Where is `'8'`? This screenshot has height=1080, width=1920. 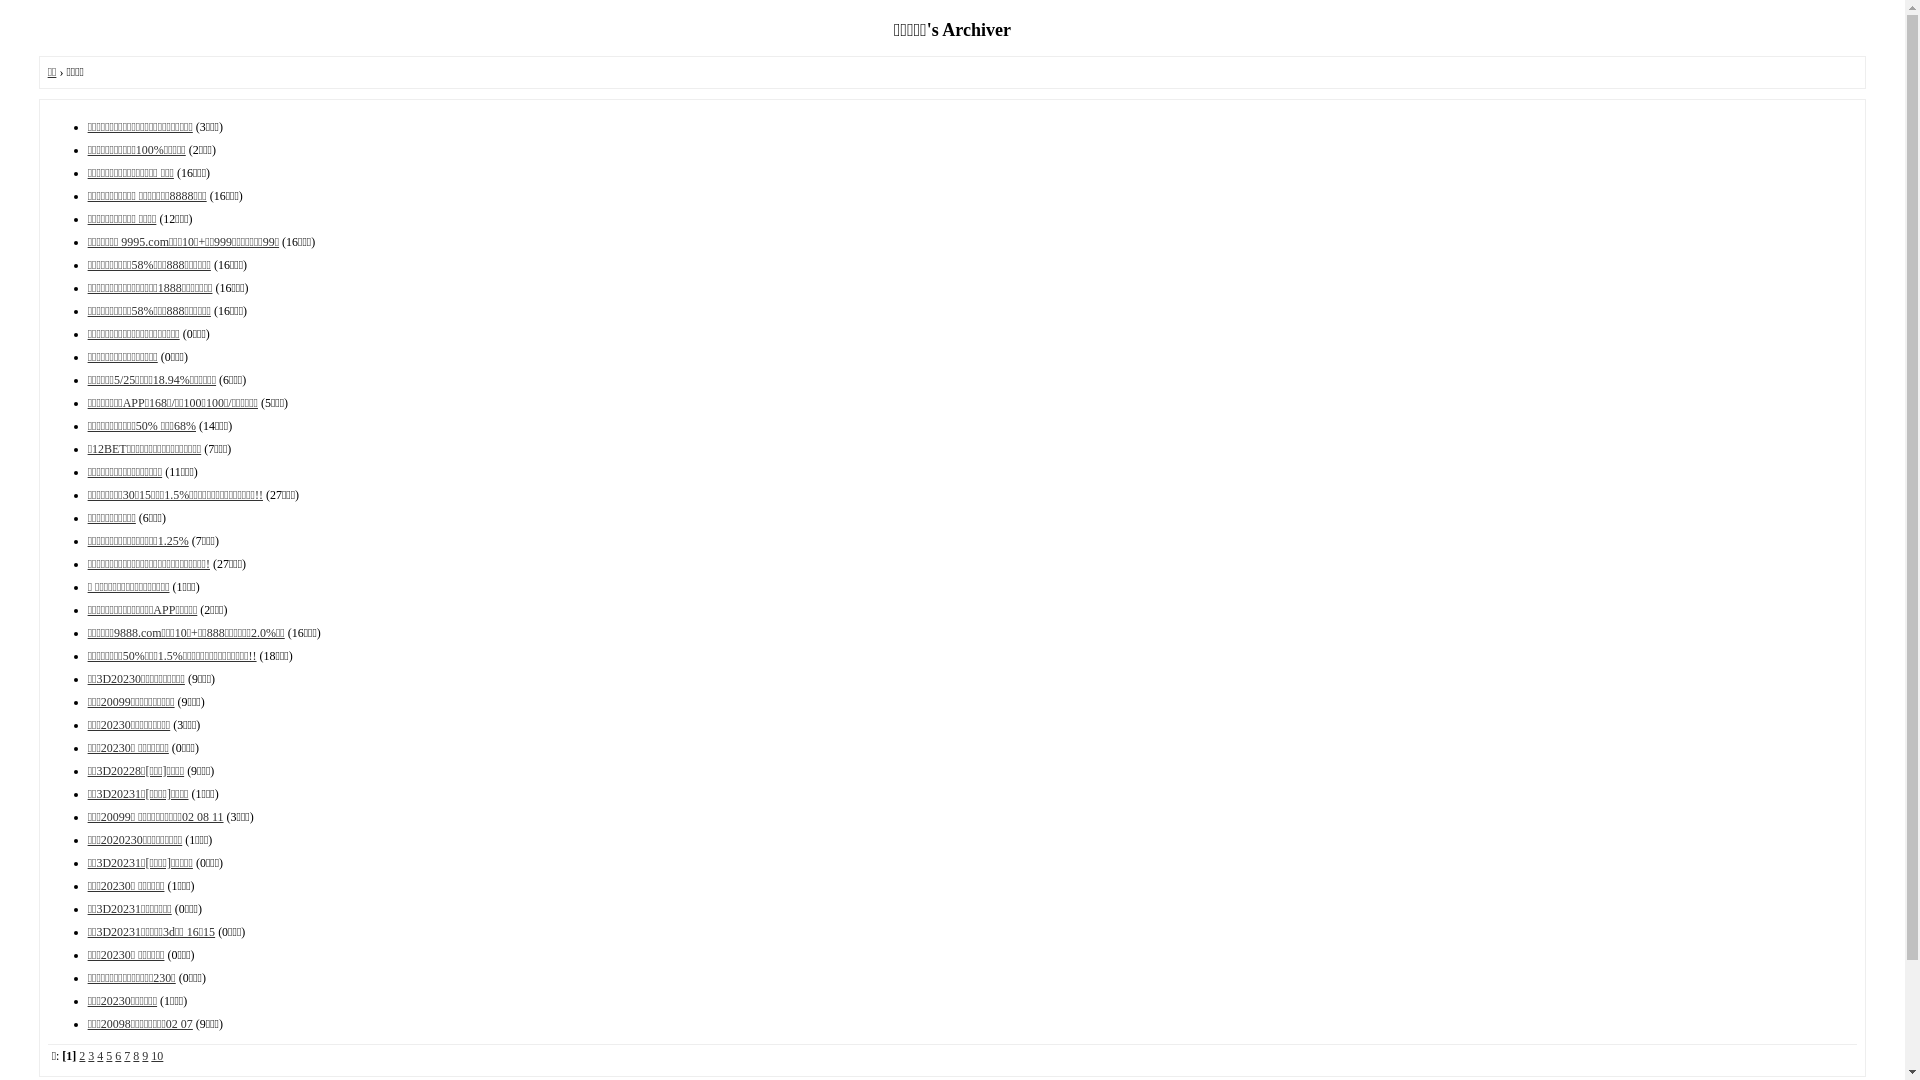 '8' is located at coordinates (134, 1055).